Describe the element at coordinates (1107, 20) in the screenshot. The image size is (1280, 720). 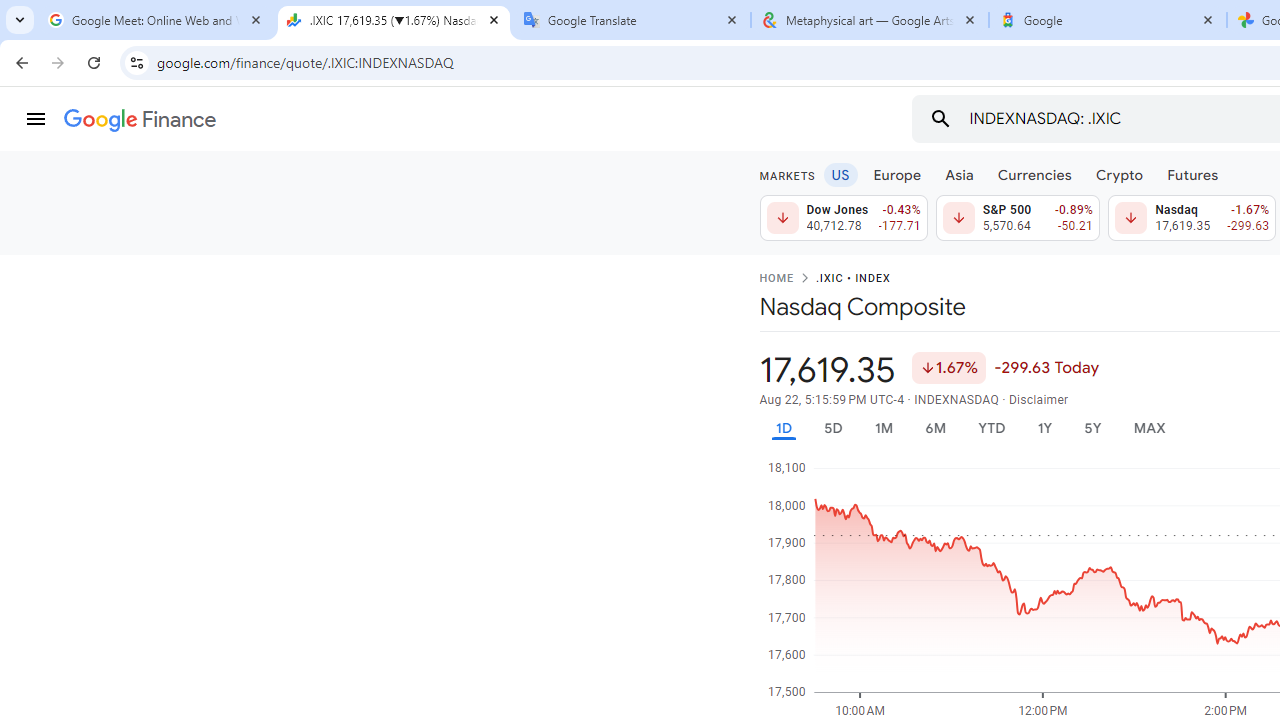
I see `'Google'` at that location.